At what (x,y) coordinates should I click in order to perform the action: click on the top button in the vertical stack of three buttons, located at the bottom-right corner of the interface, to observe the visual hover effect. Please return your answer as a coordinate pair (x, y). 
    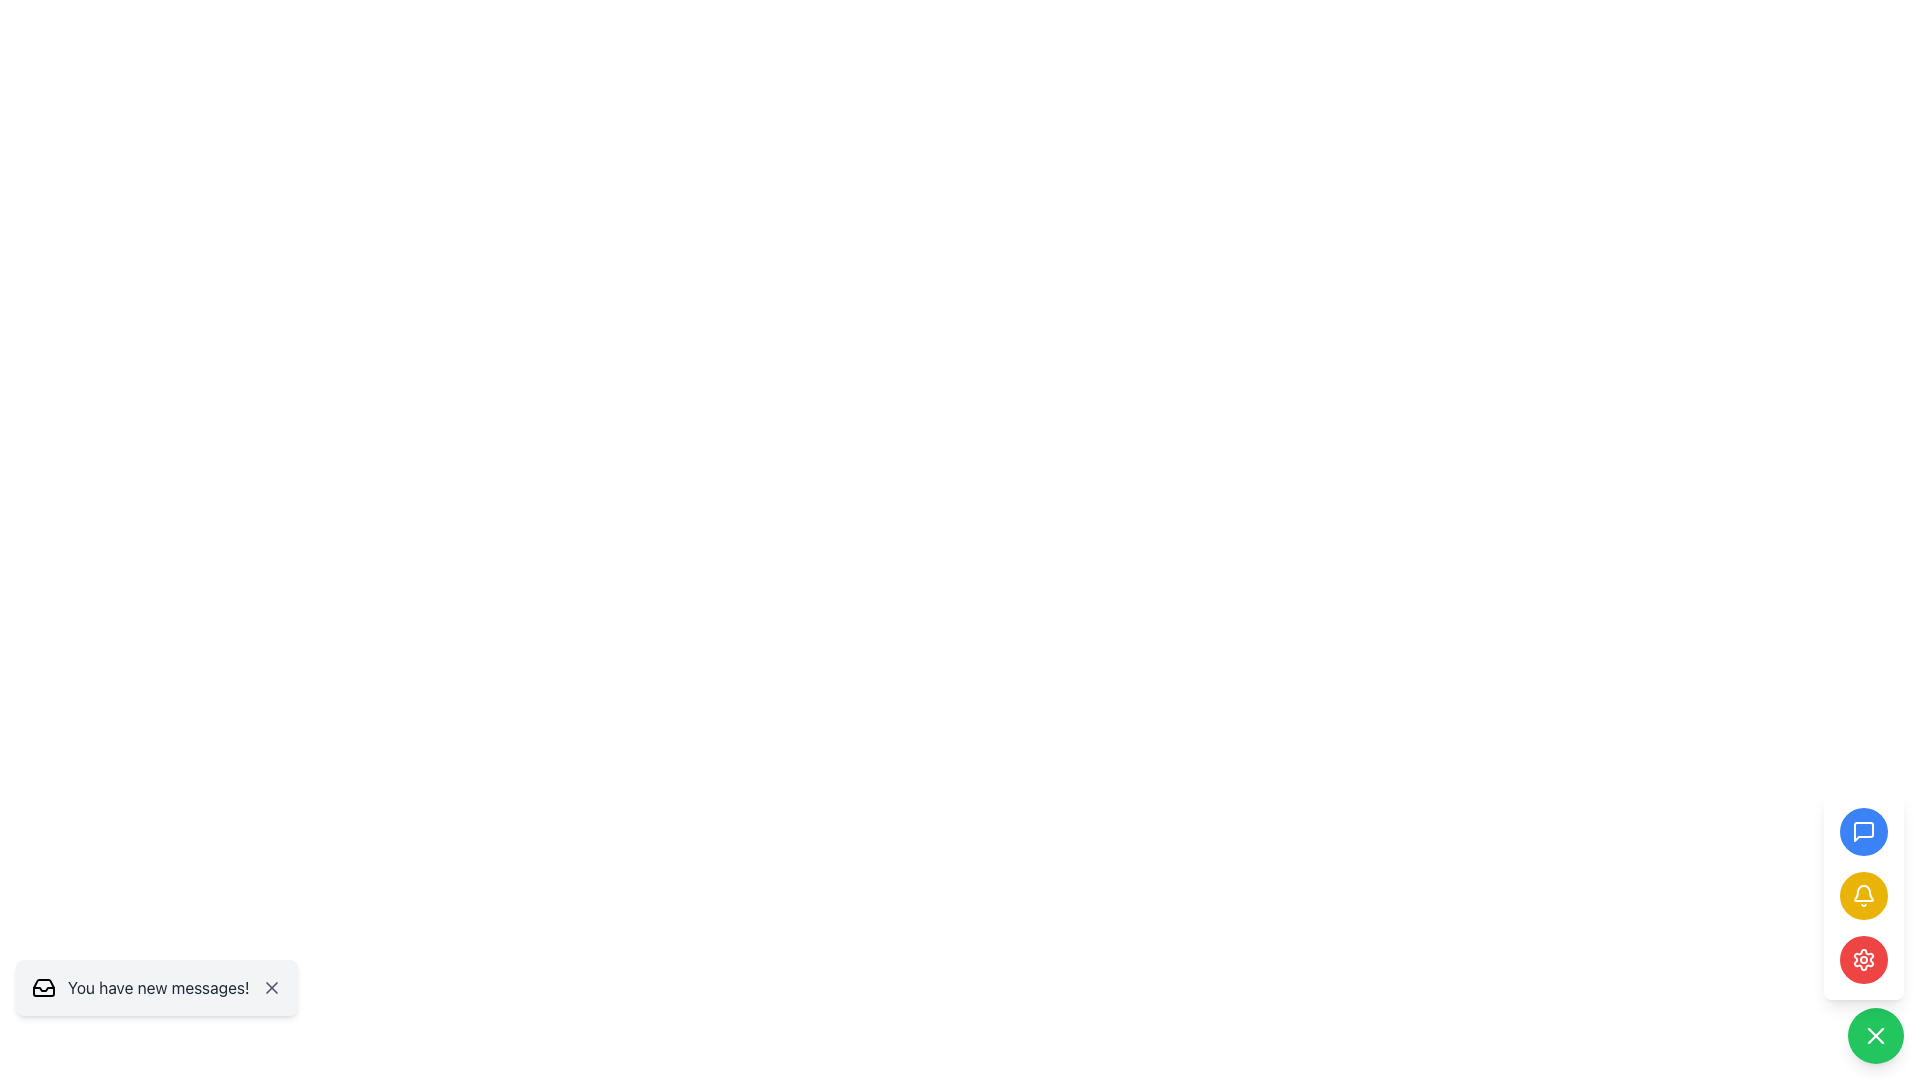
    Looking at the image, I should click on (1862, 832).